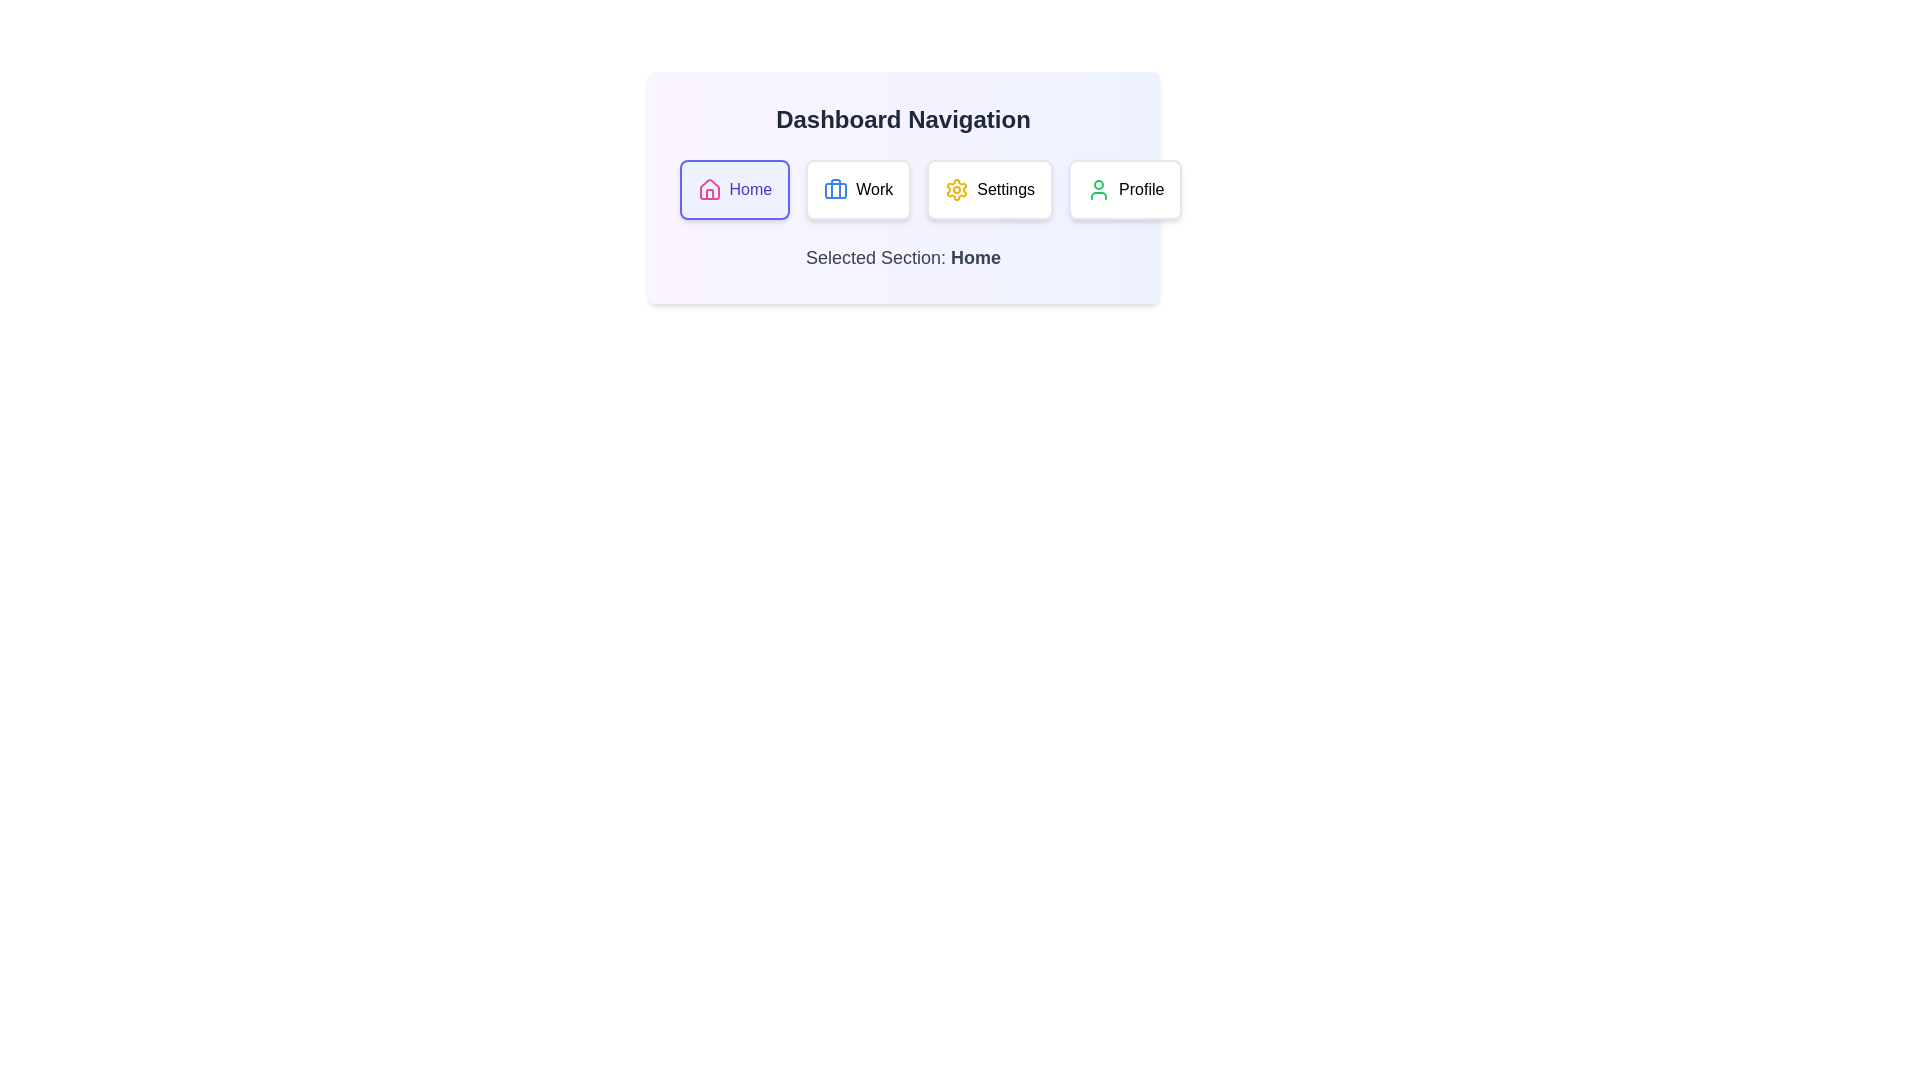 This screenshot has width=1920, height=1080. What do you see at coordinates (990, 189) in the screenshot?
I see `the Settings button located in the Dashboard Navigation section, which is the third button from the left, positioned between the Work and Profile buttons` at bounding box center [990, 189].